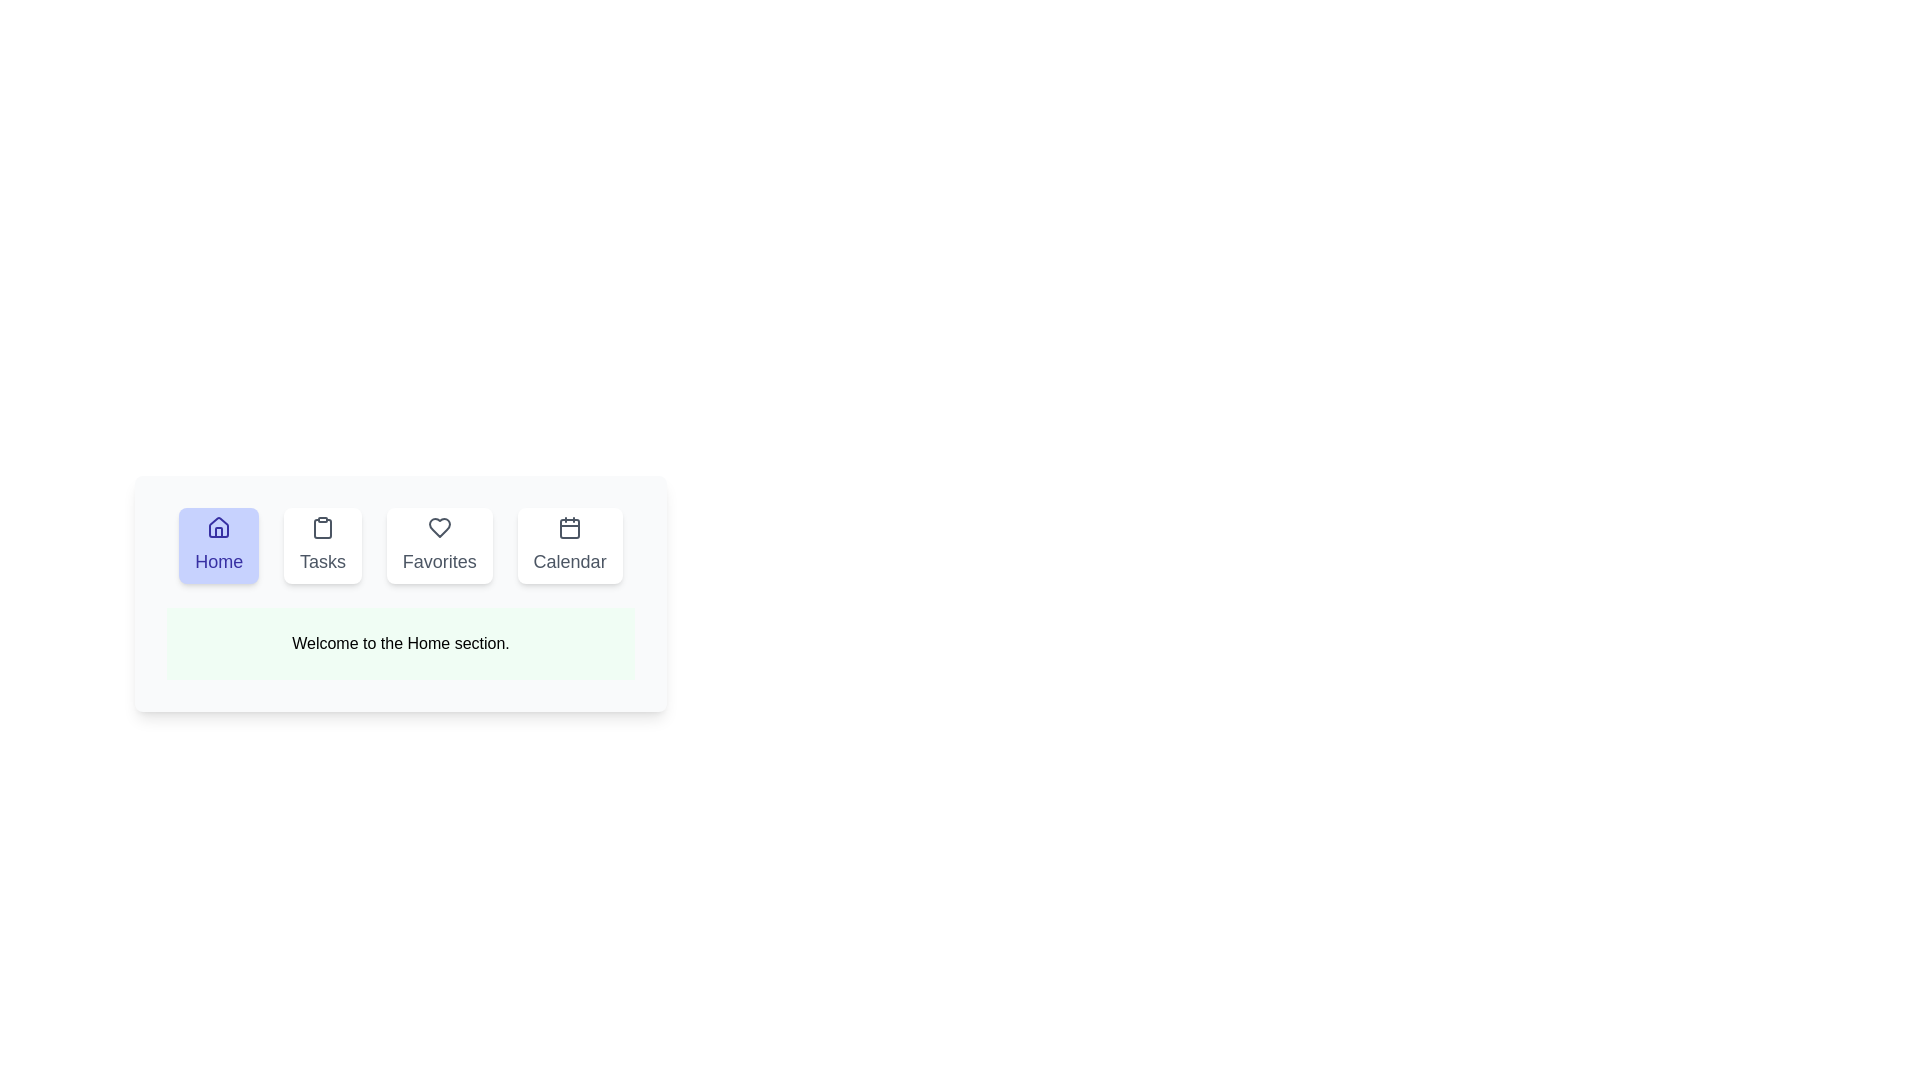 This screenshot has width=1920, height=1080. What do you see at coordinates (569, 546) in the screenshot?
I see `the tab button labeled Calendar` at bounding box center [569, 546].